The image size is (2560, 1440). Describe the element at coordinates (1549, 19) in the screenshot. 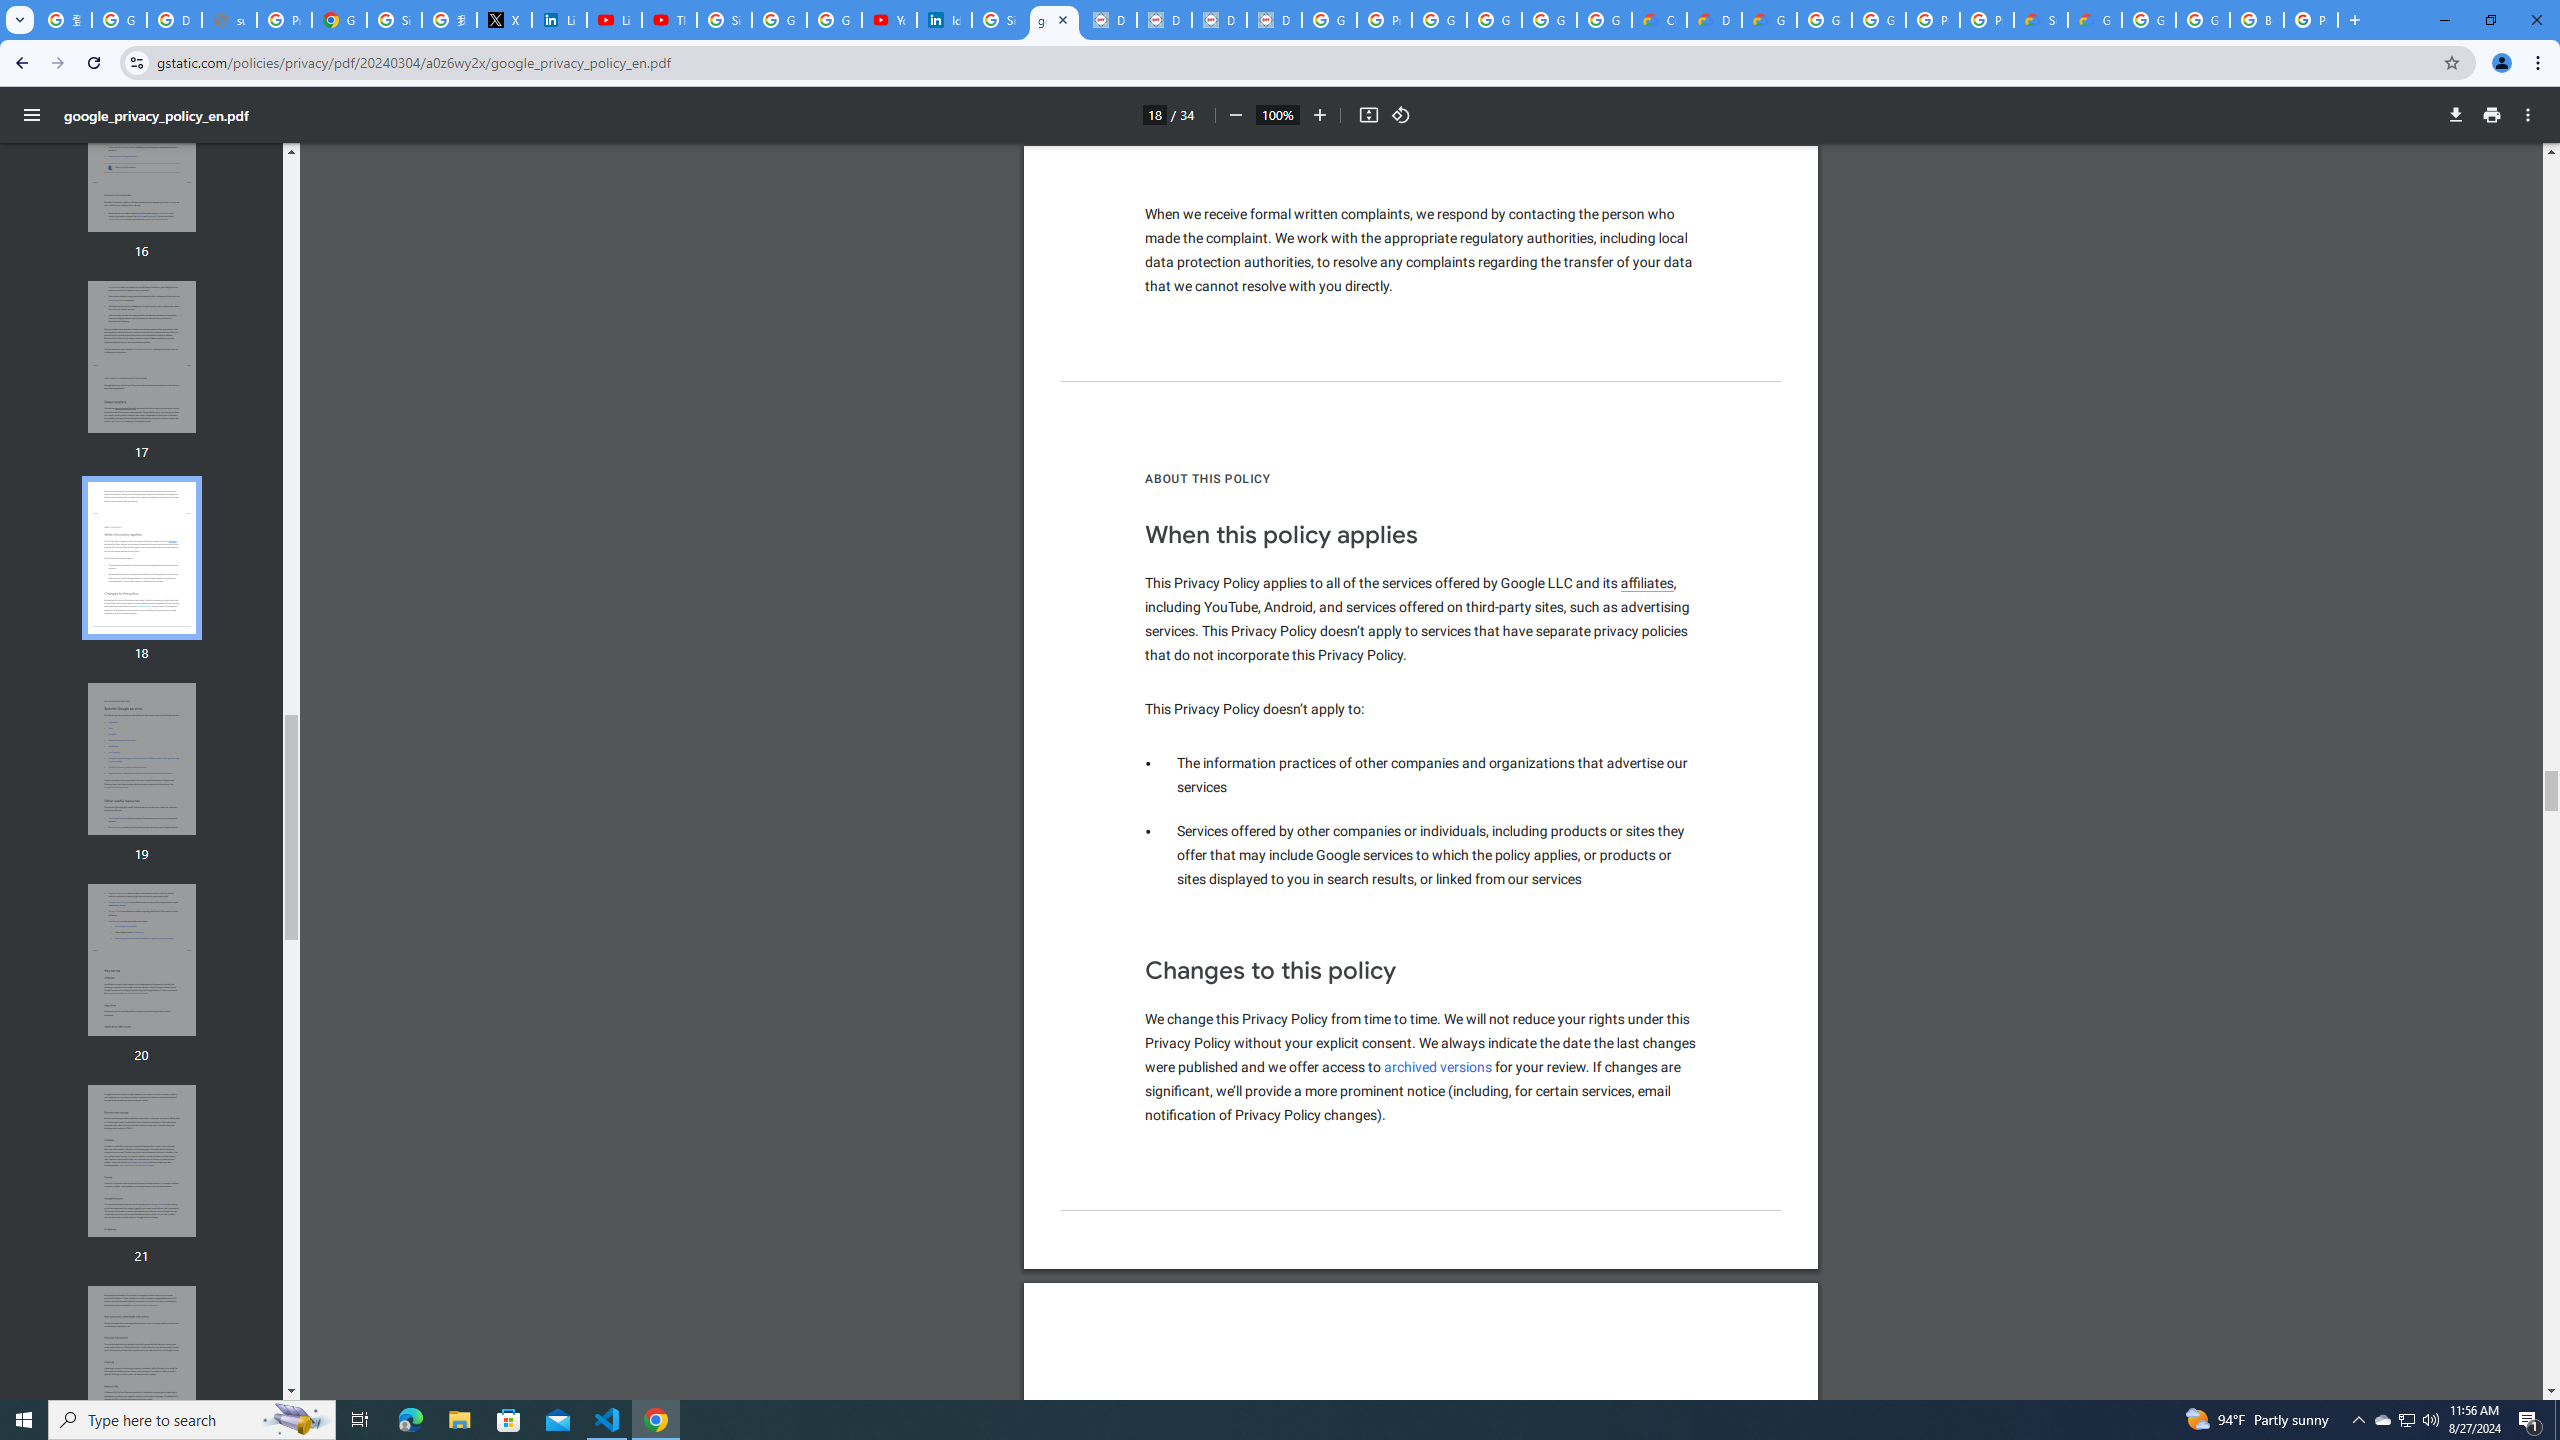

I see `'Google Workspace - Specific Terms'` at that location.